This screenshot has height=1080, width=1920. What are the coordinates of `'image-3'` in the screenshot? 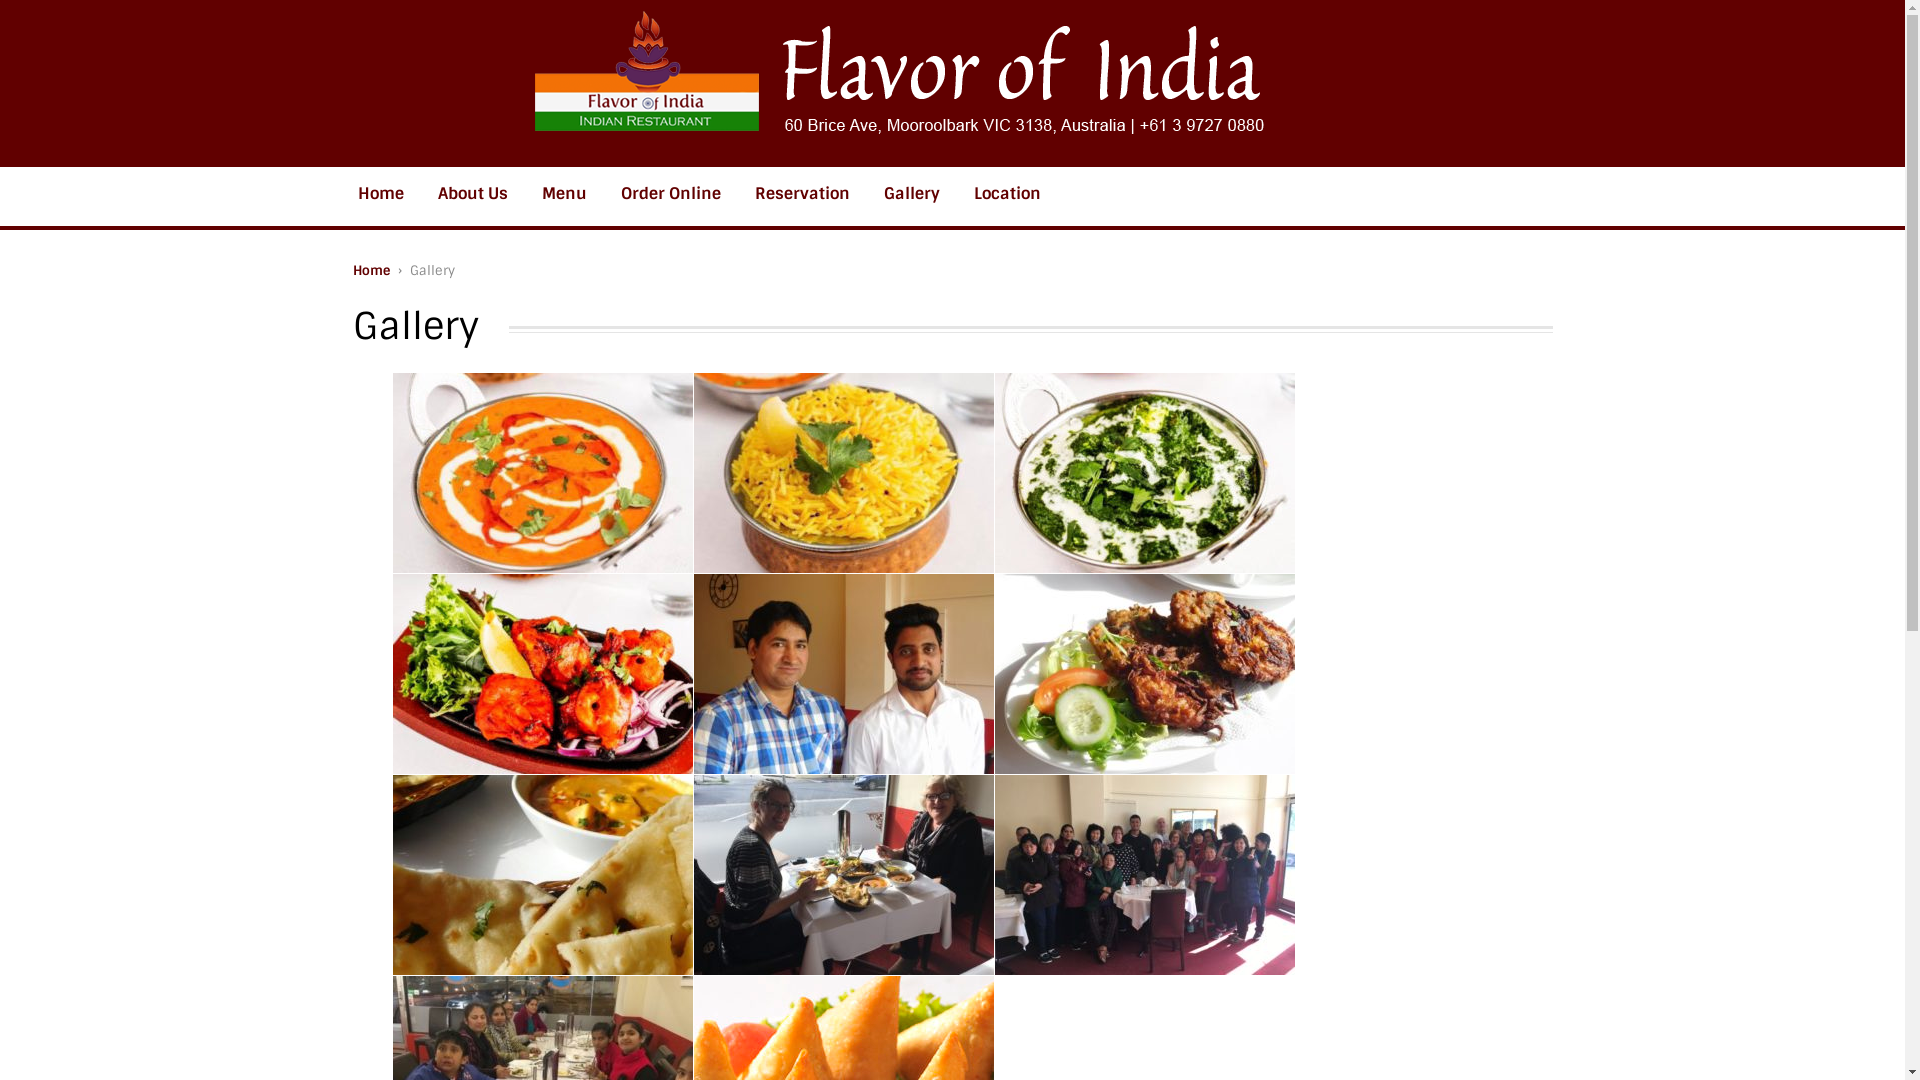 It's located at (1143, 473).